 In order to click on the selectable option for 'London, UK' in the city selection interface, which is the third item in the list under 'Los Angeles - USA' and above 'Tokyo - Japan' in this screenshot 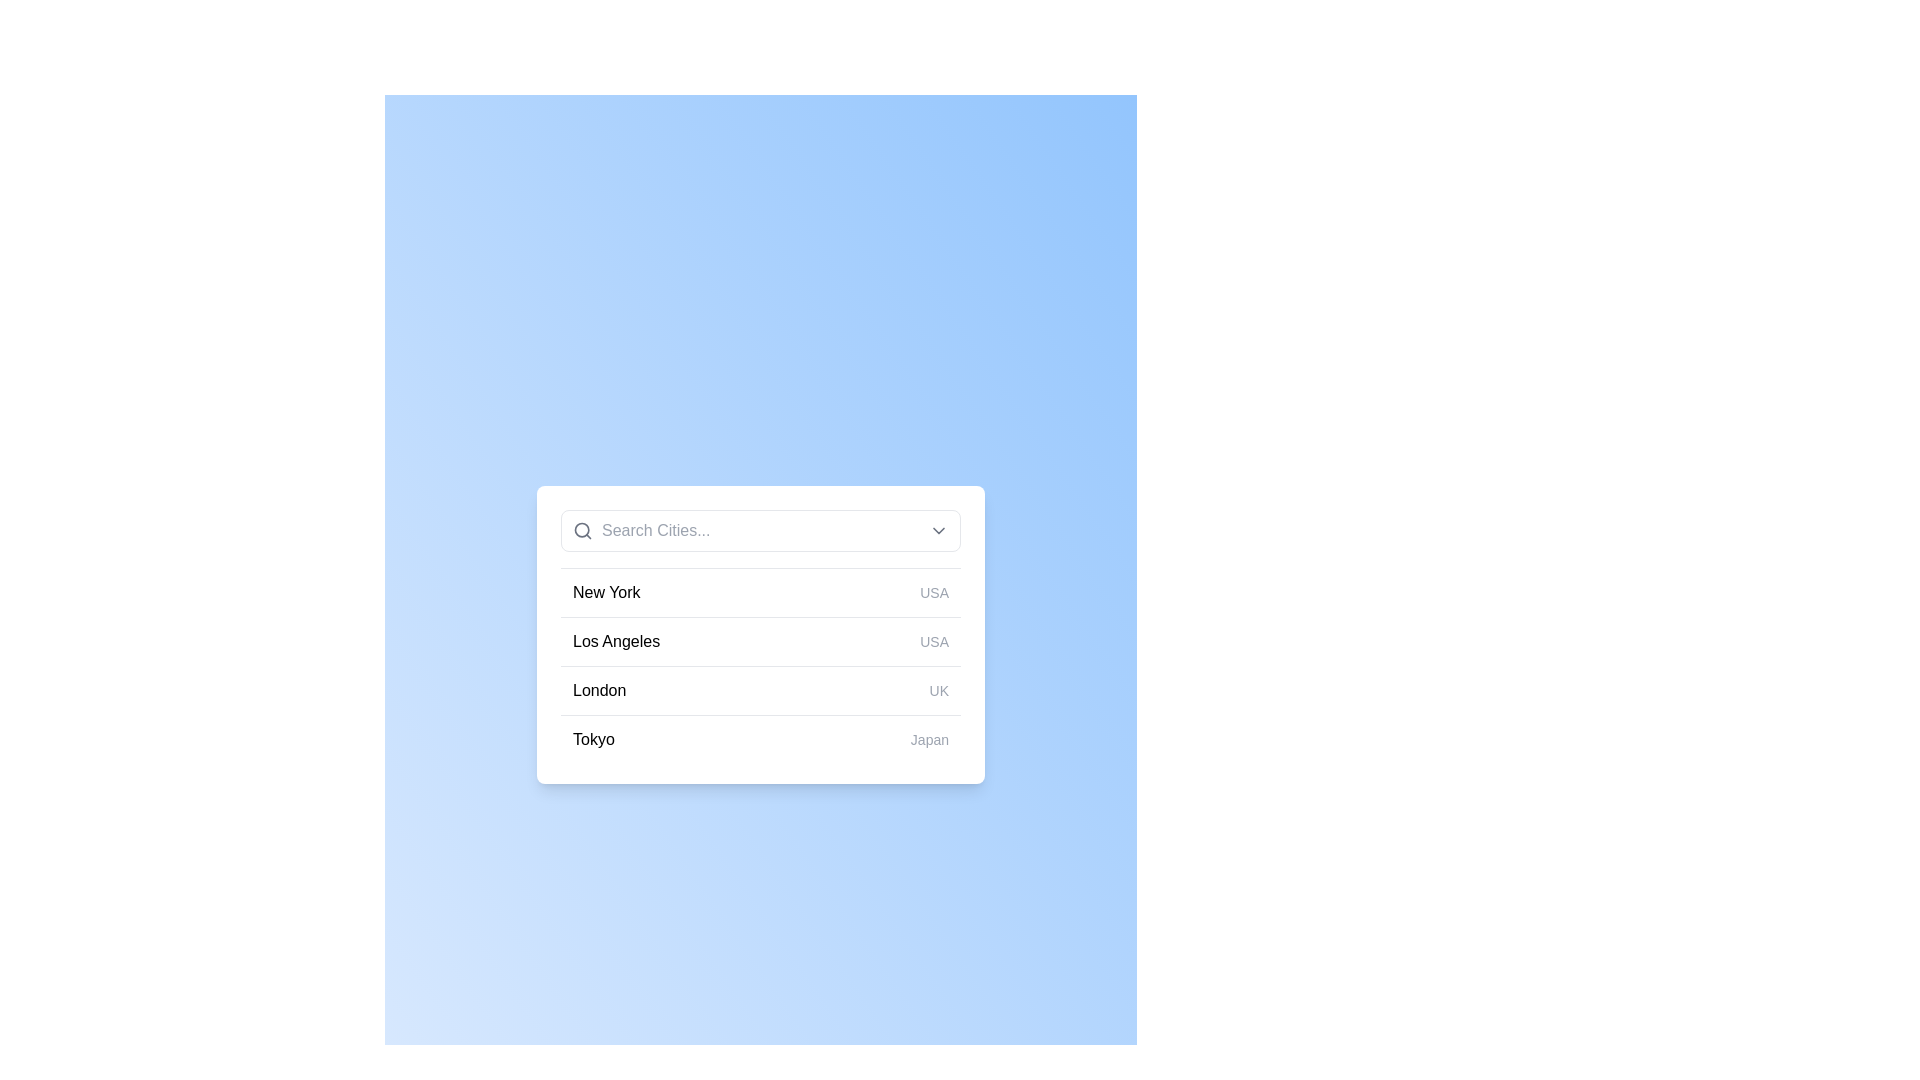, I will do `click(760, 689)`.